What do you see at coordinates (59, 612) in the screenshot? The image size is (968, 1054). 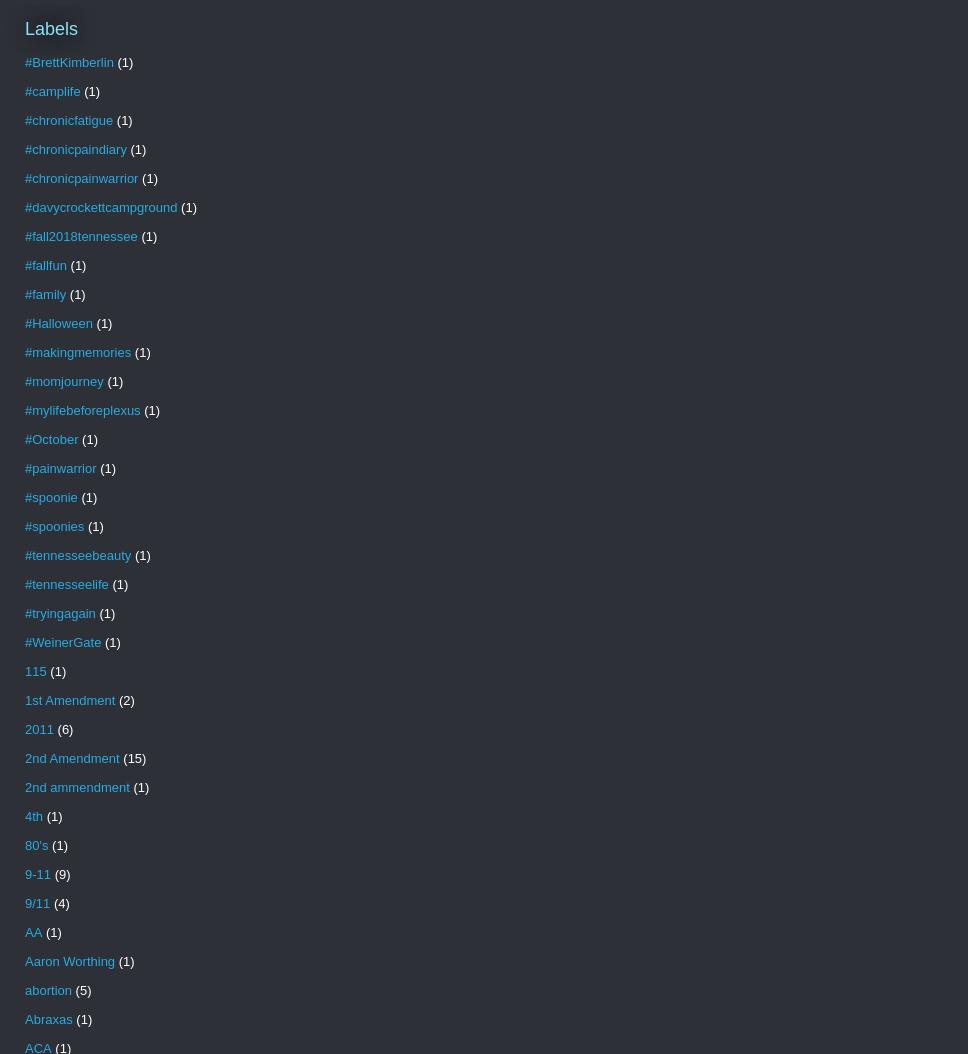 I see `'#tryingagain'` at bounding box center [59, 612].